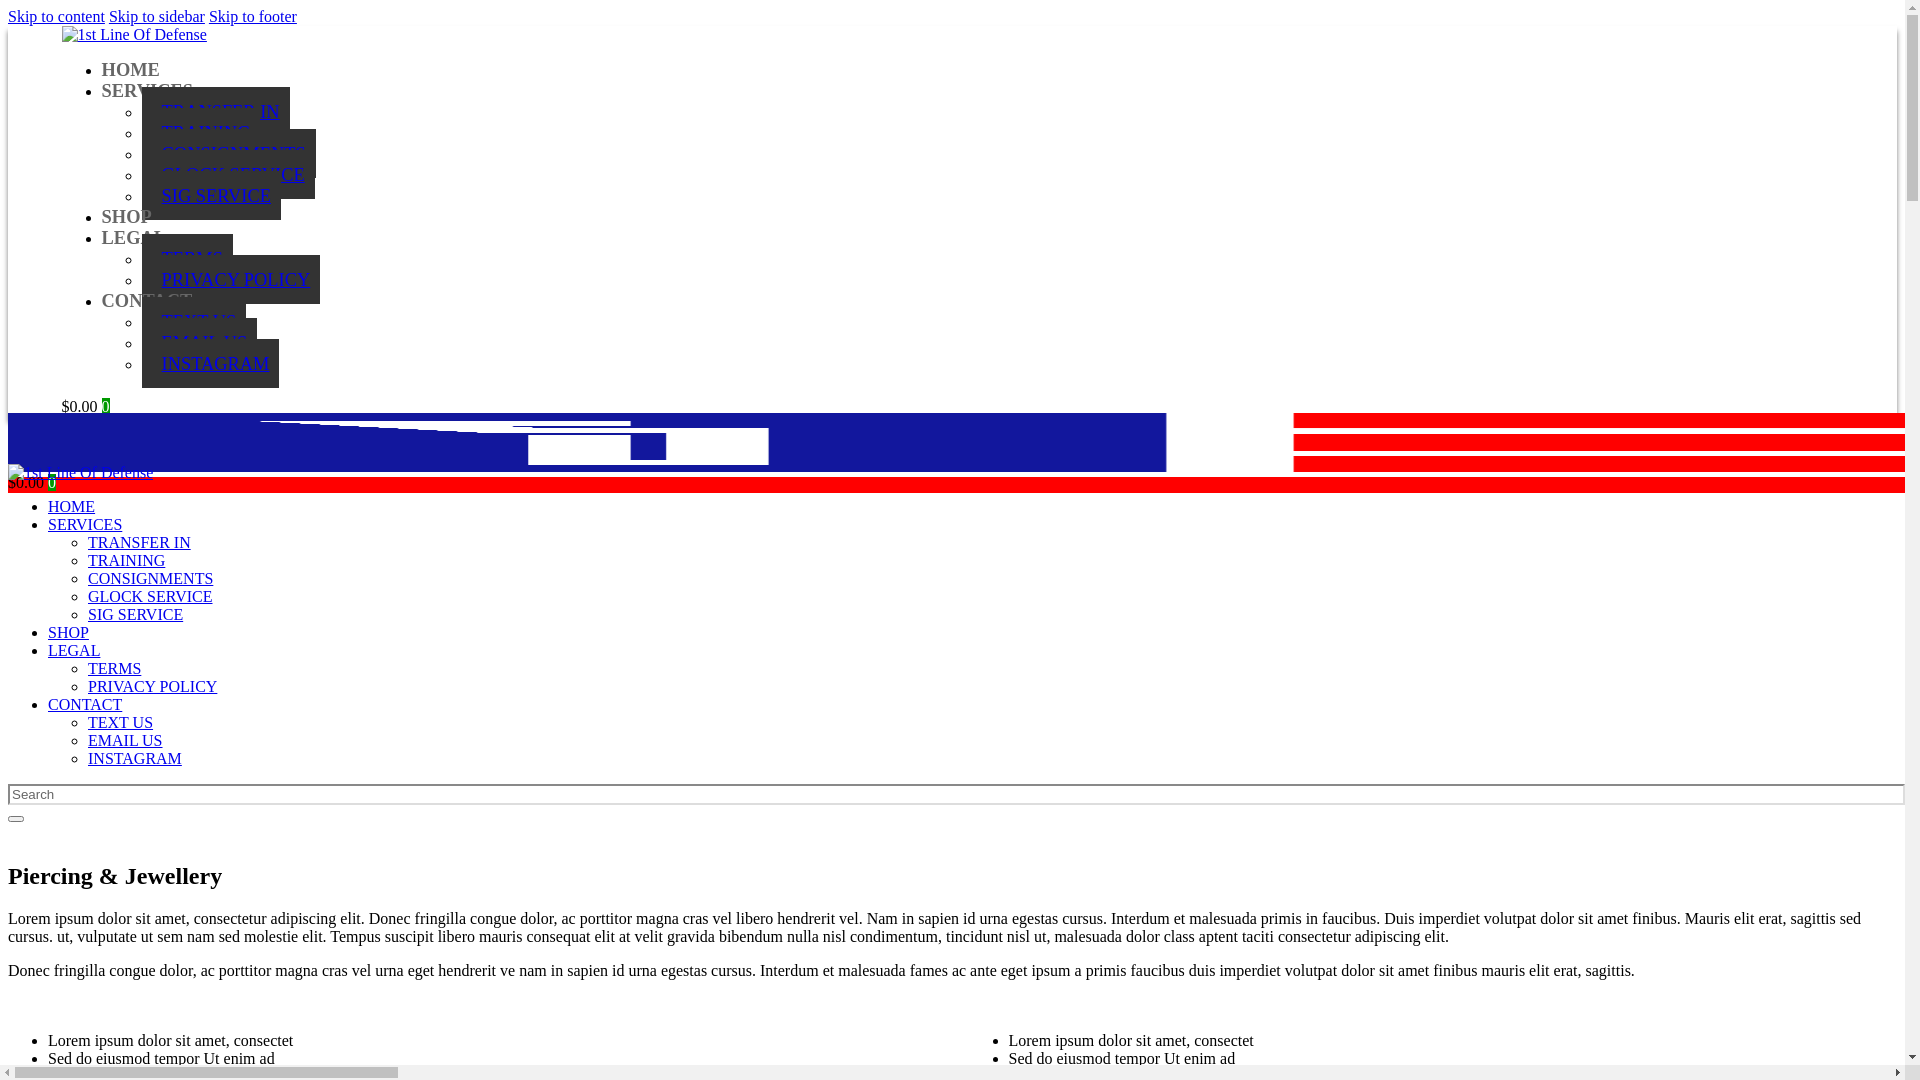 This screenshot has width=1920, height=1080. Describe the element at coordinates (73, 650) in the screenshot. I see `'LEGAL'` at that location.